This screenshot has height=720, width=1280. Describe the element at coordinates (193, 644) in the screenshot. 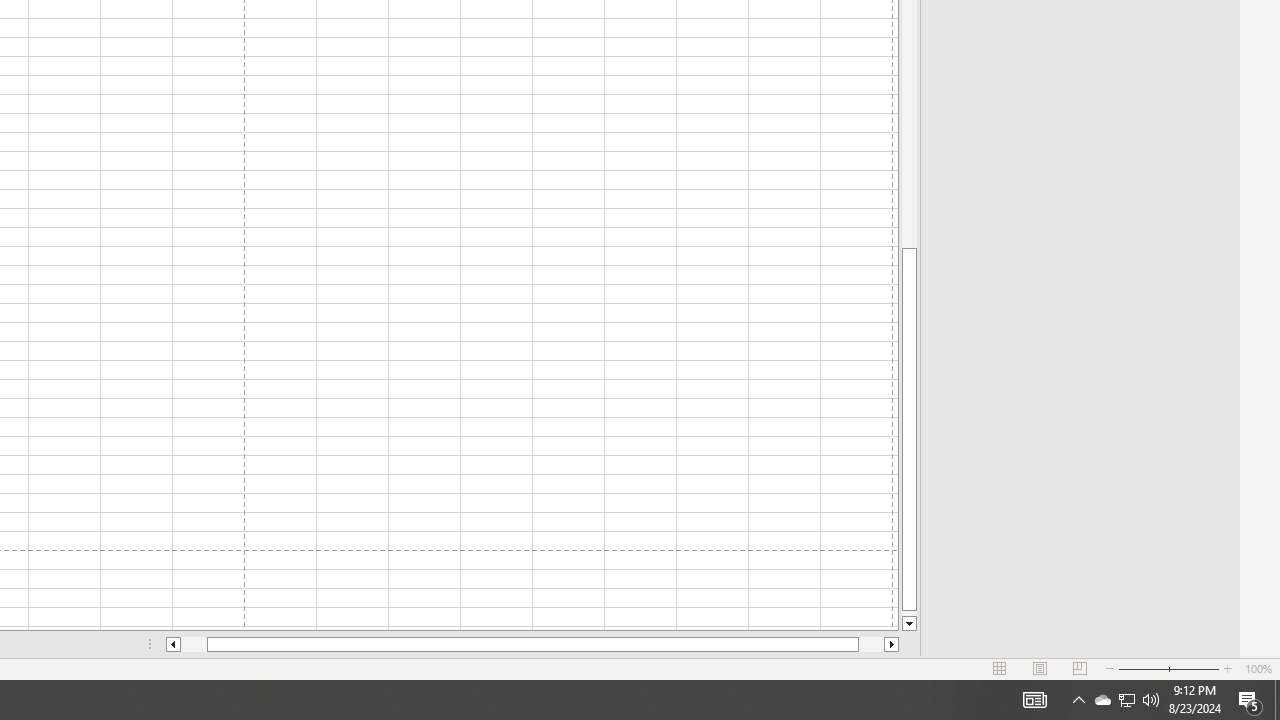

I see `'Page left'` at that location.